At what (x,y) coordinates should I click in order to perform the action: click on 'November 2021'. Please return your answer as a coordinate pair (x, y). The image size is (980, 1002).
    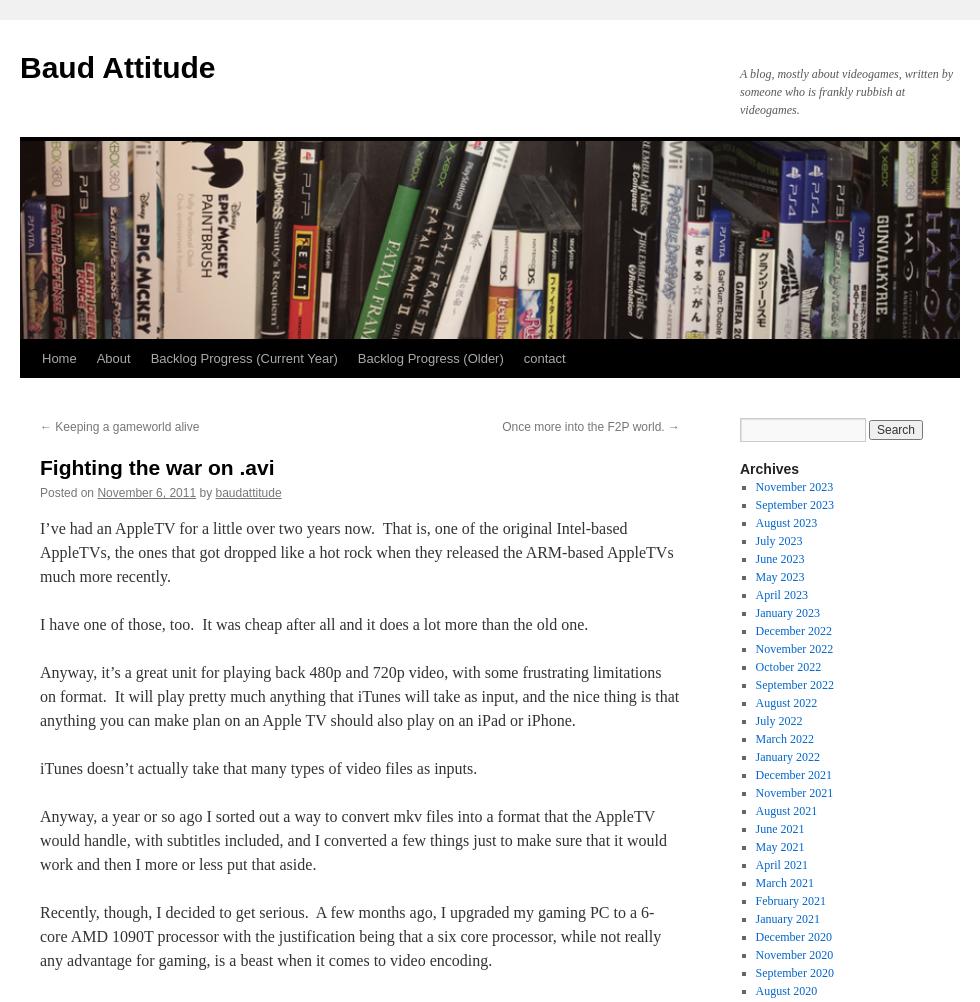
    Looking at the image, I should click on (793, 791).